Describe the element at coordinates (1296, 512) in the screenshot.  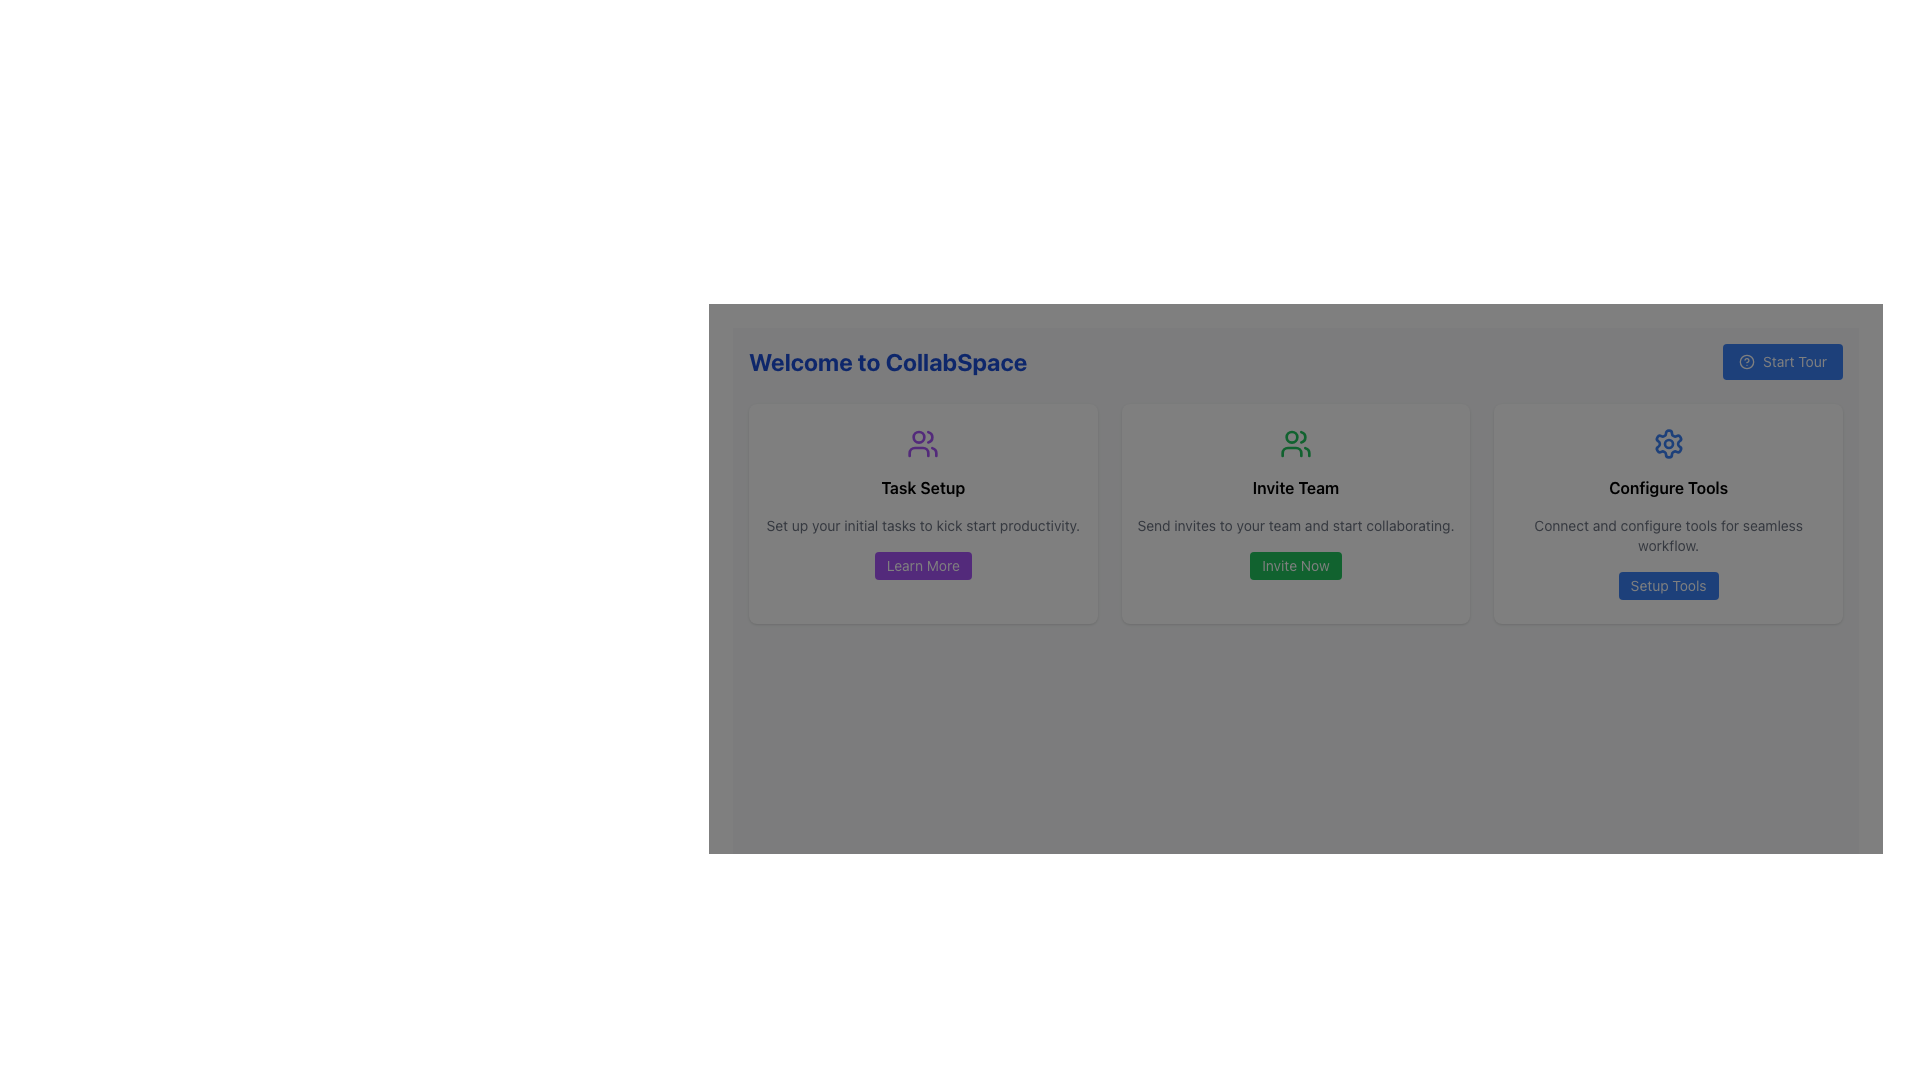
I see `the 'Invite Now' button at the bottom of the card labeled 'Invite Team' to send team invitations` at that location.